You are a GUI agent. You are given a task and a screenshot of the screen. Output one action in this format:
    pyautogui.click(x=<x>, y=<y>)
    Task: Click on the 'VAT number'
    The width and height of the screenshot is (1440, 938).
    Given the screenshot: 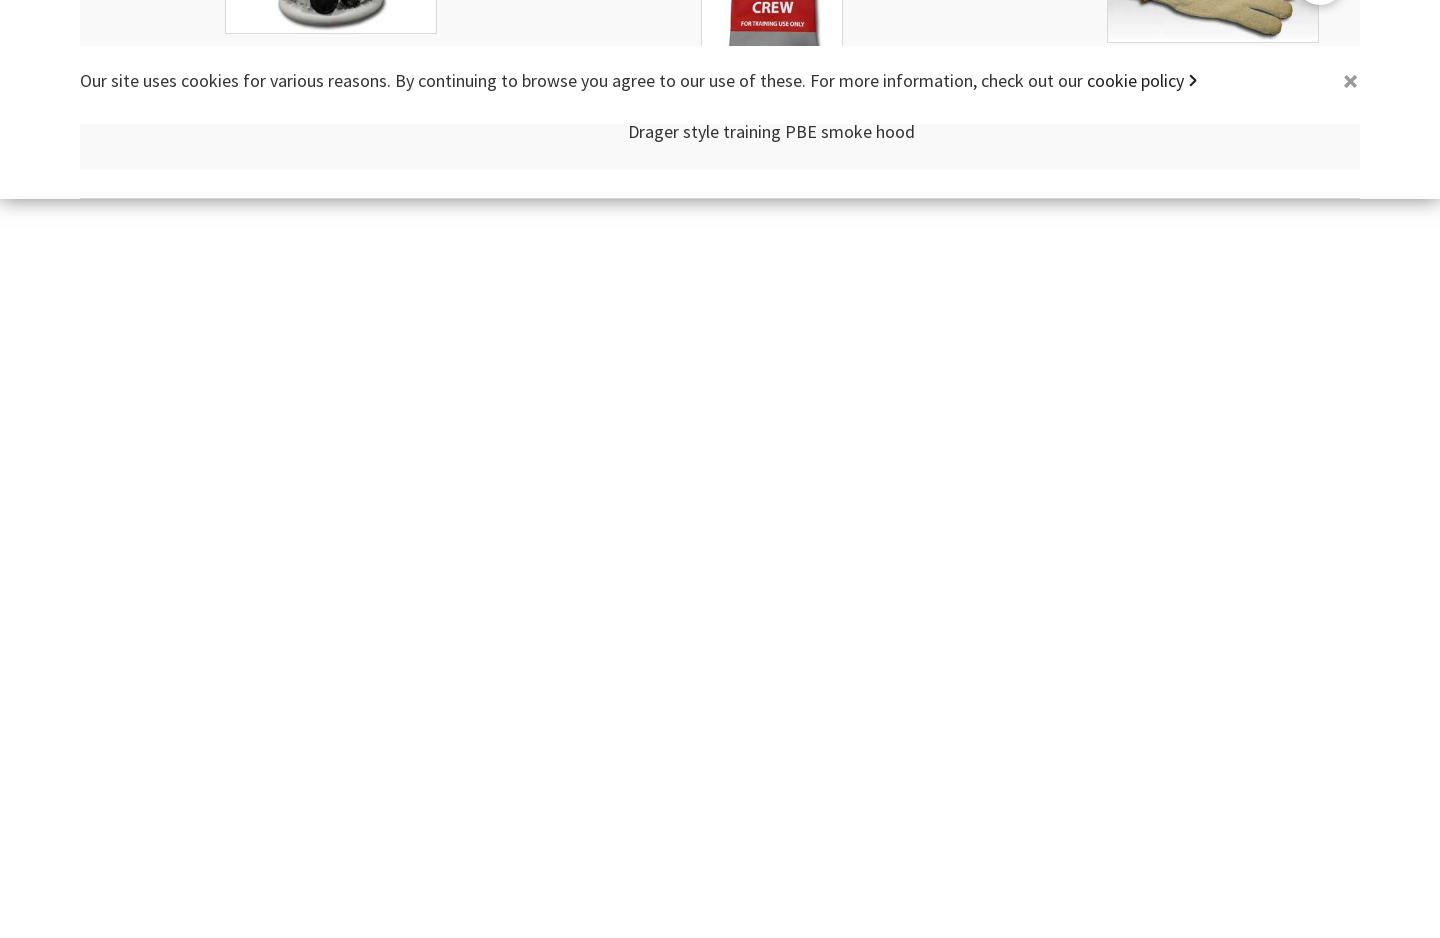 What is the action you would take?
    pyautogui.click(x=690, y=100)
    